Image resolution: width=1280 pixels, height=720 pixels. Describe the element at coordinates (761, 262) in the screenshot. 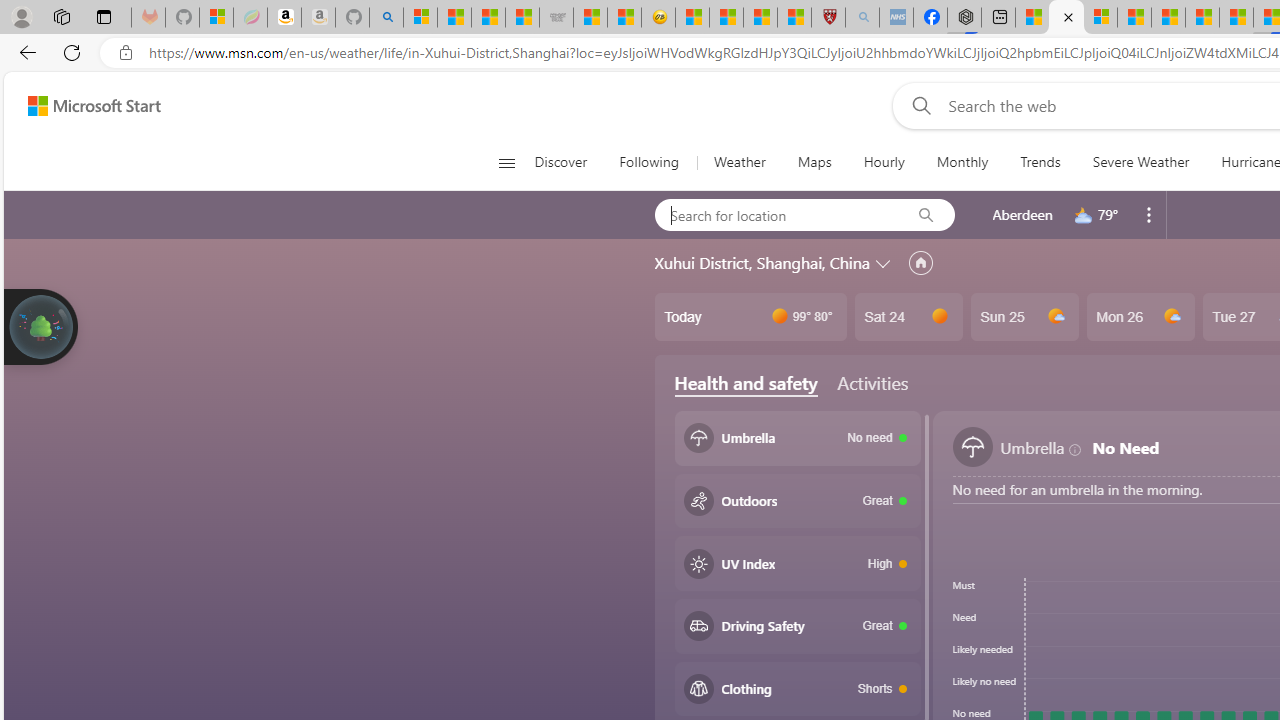

I see `'Xuhui District, Shanghai, China'` at that location.